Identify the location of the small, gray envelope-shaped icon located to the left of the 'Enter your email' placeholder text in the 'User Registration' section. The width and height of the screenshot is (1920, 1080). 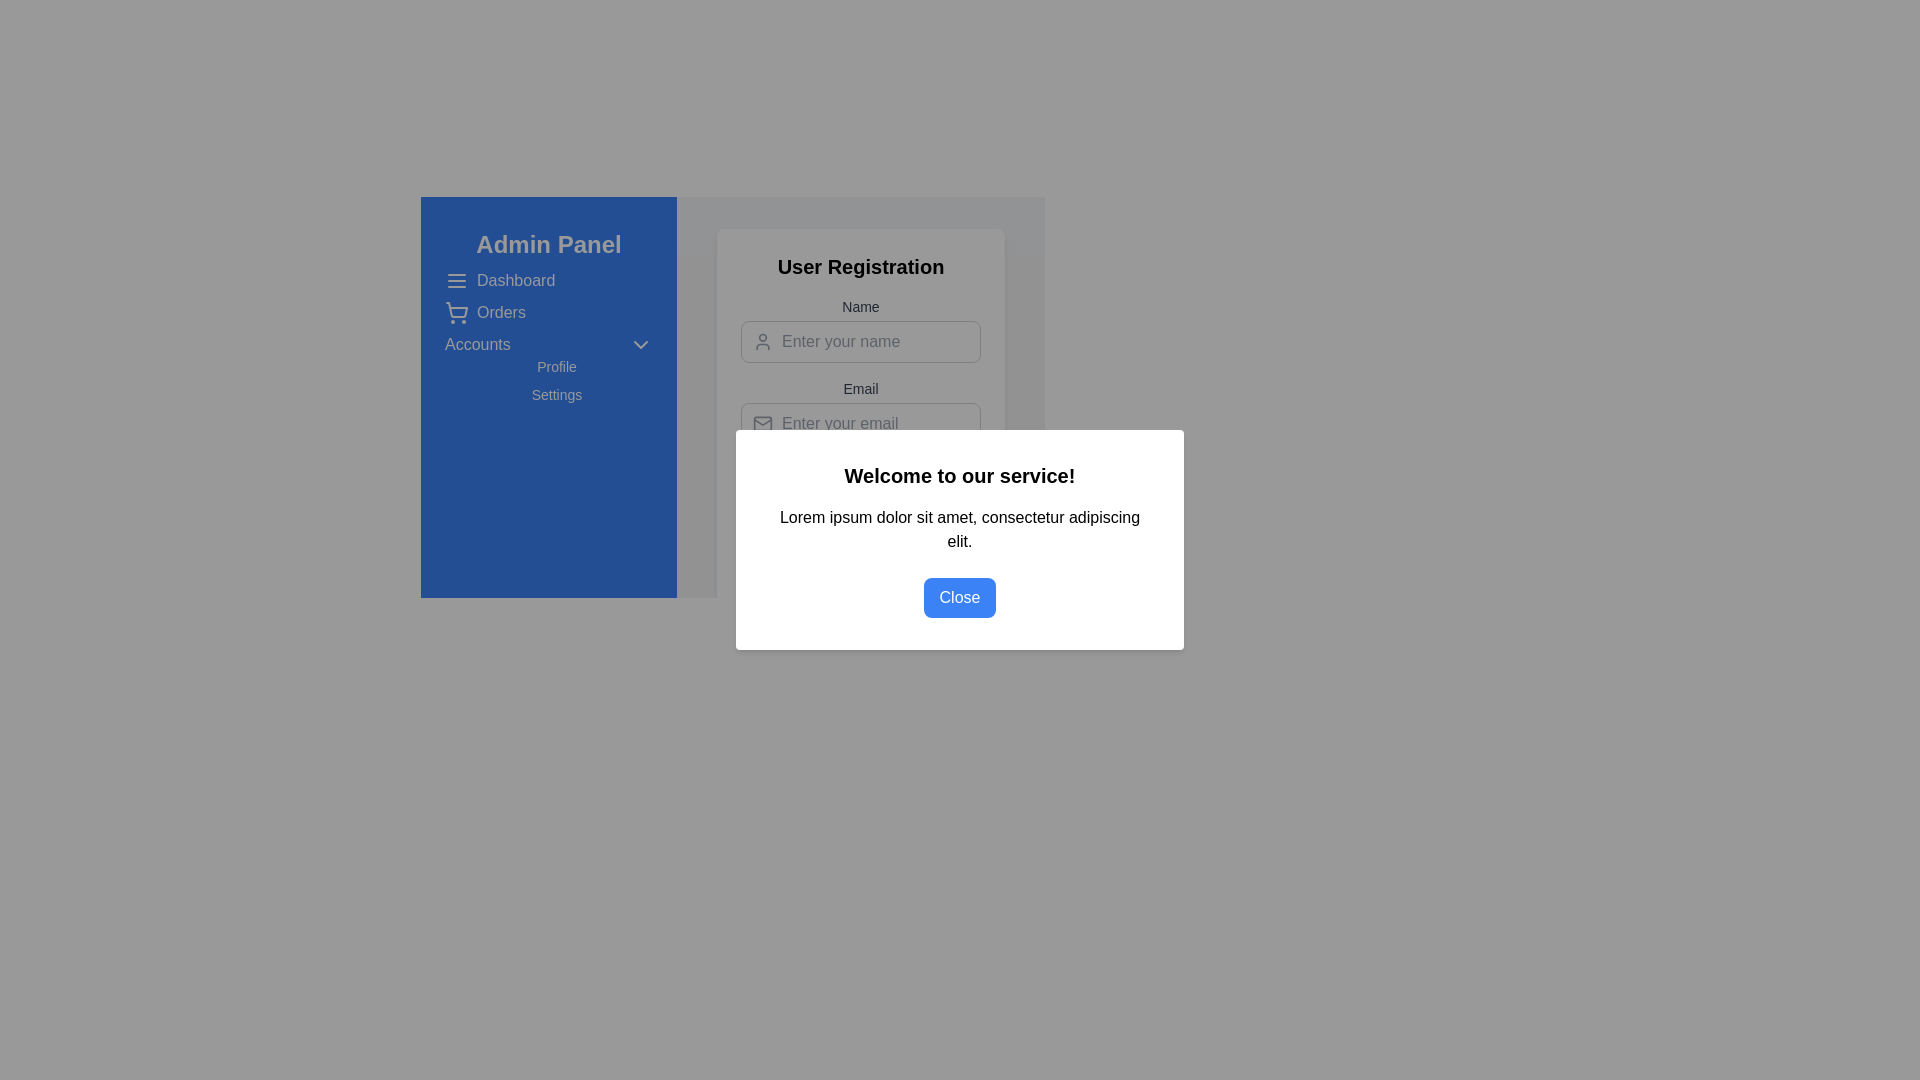
(762, 423).